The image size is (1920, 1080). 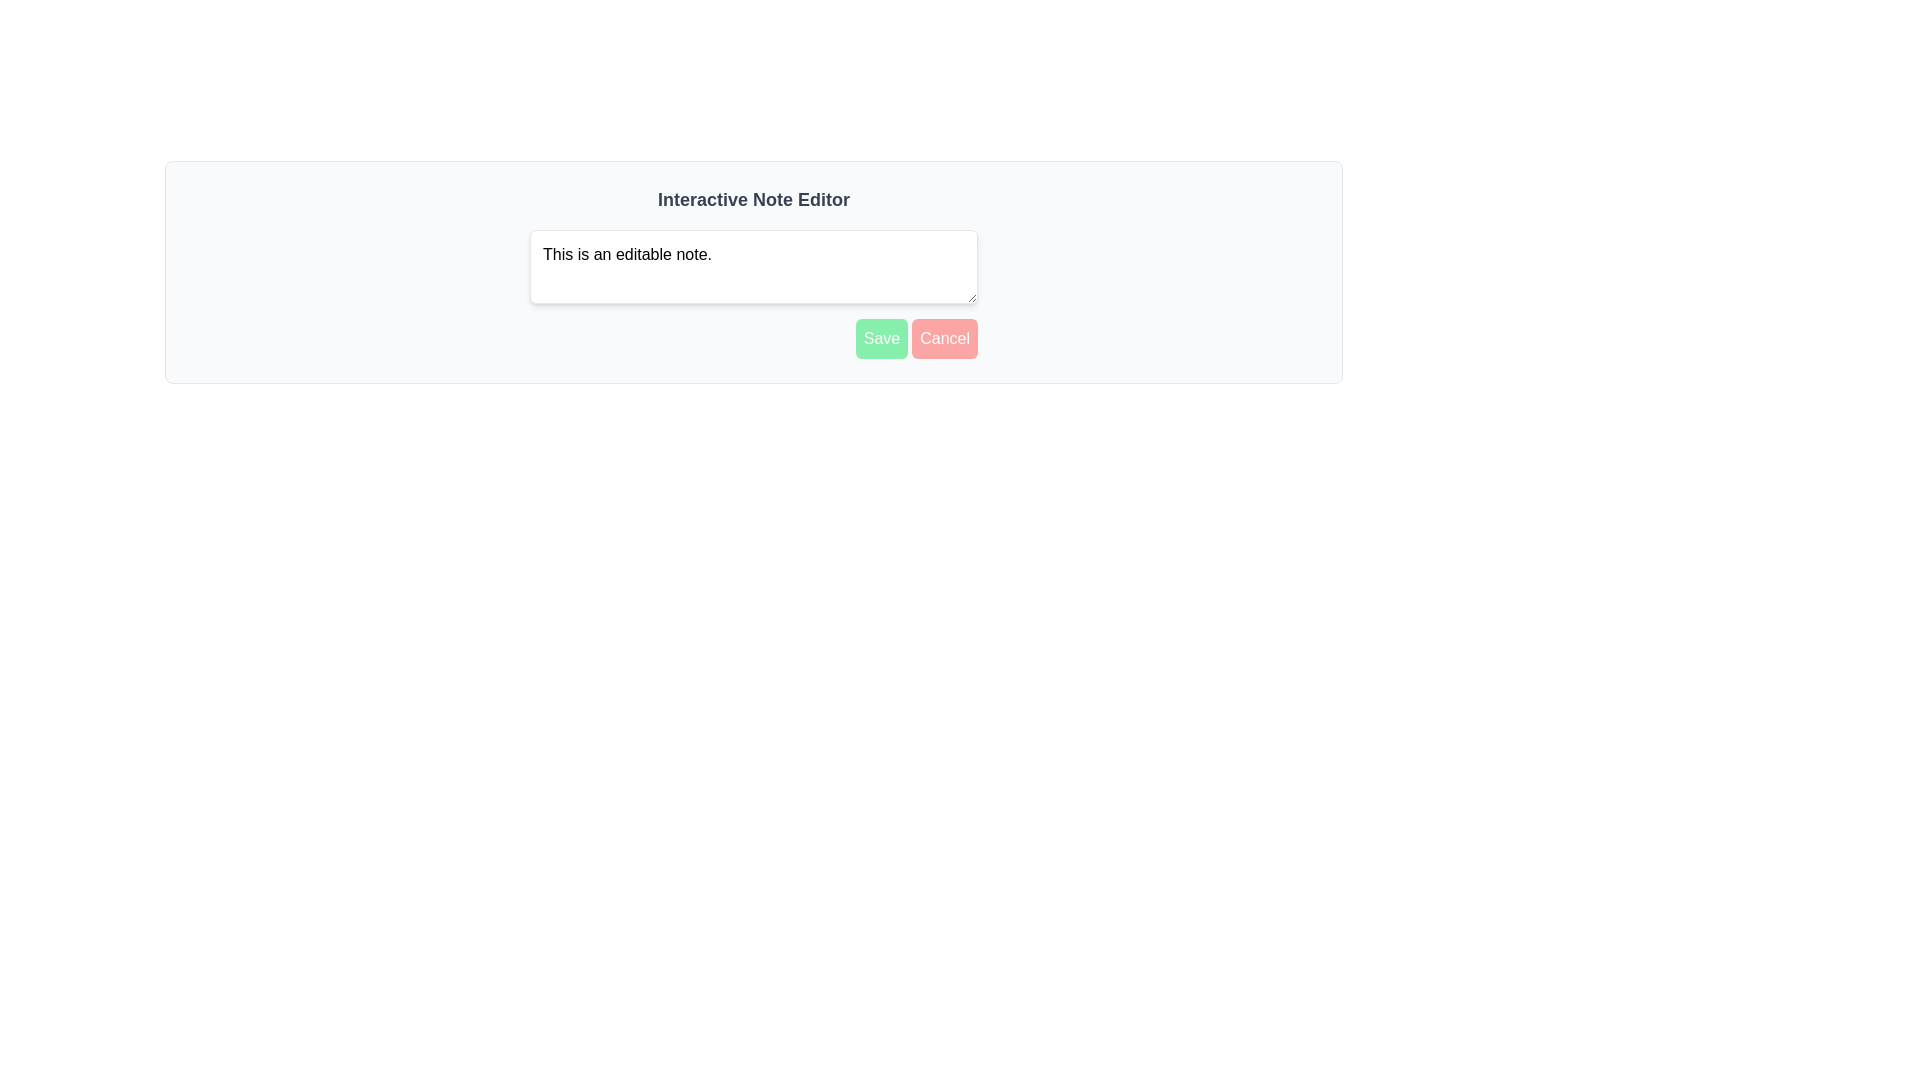 I want to click on the text label reading 'Interactive Note Editor' located at the top-center of the card interface, so click(x=752, y=200).